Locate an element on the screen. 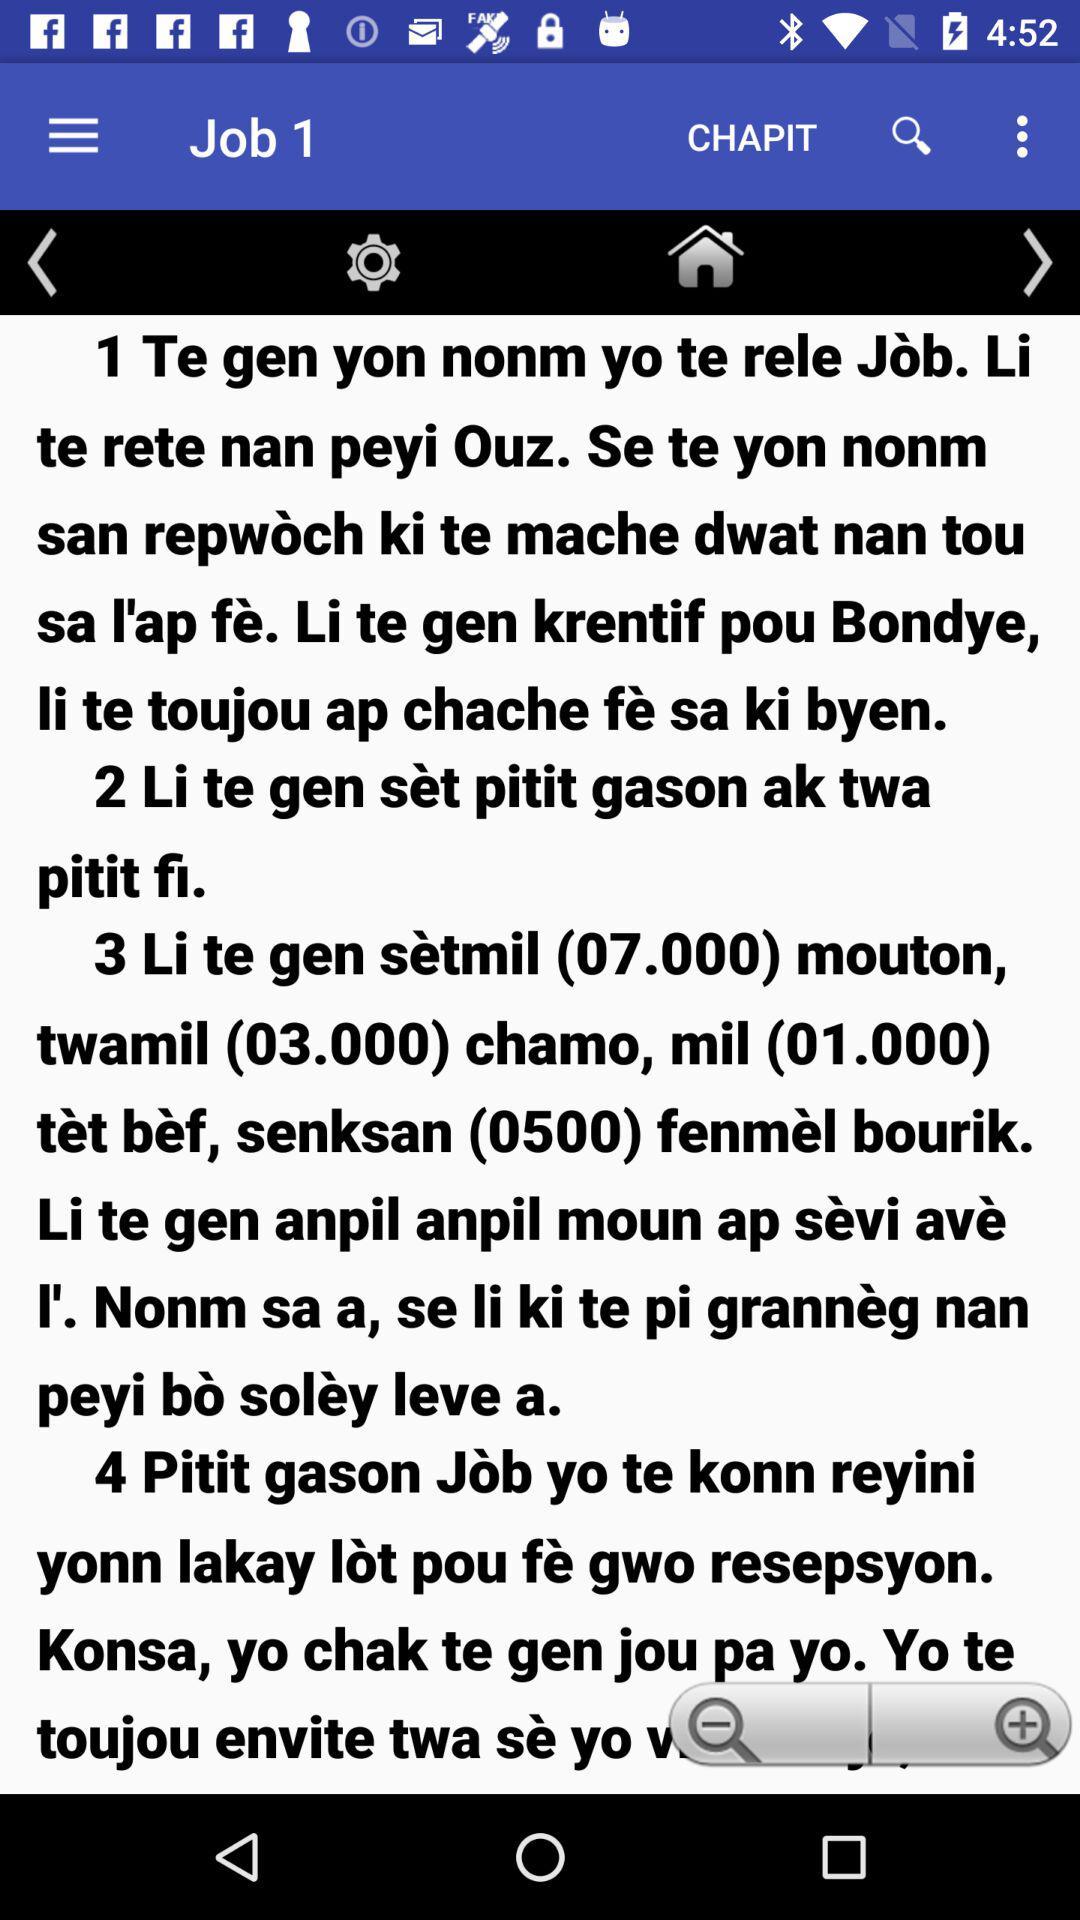  the item next to job 1 is located at coordinates (72, 135).